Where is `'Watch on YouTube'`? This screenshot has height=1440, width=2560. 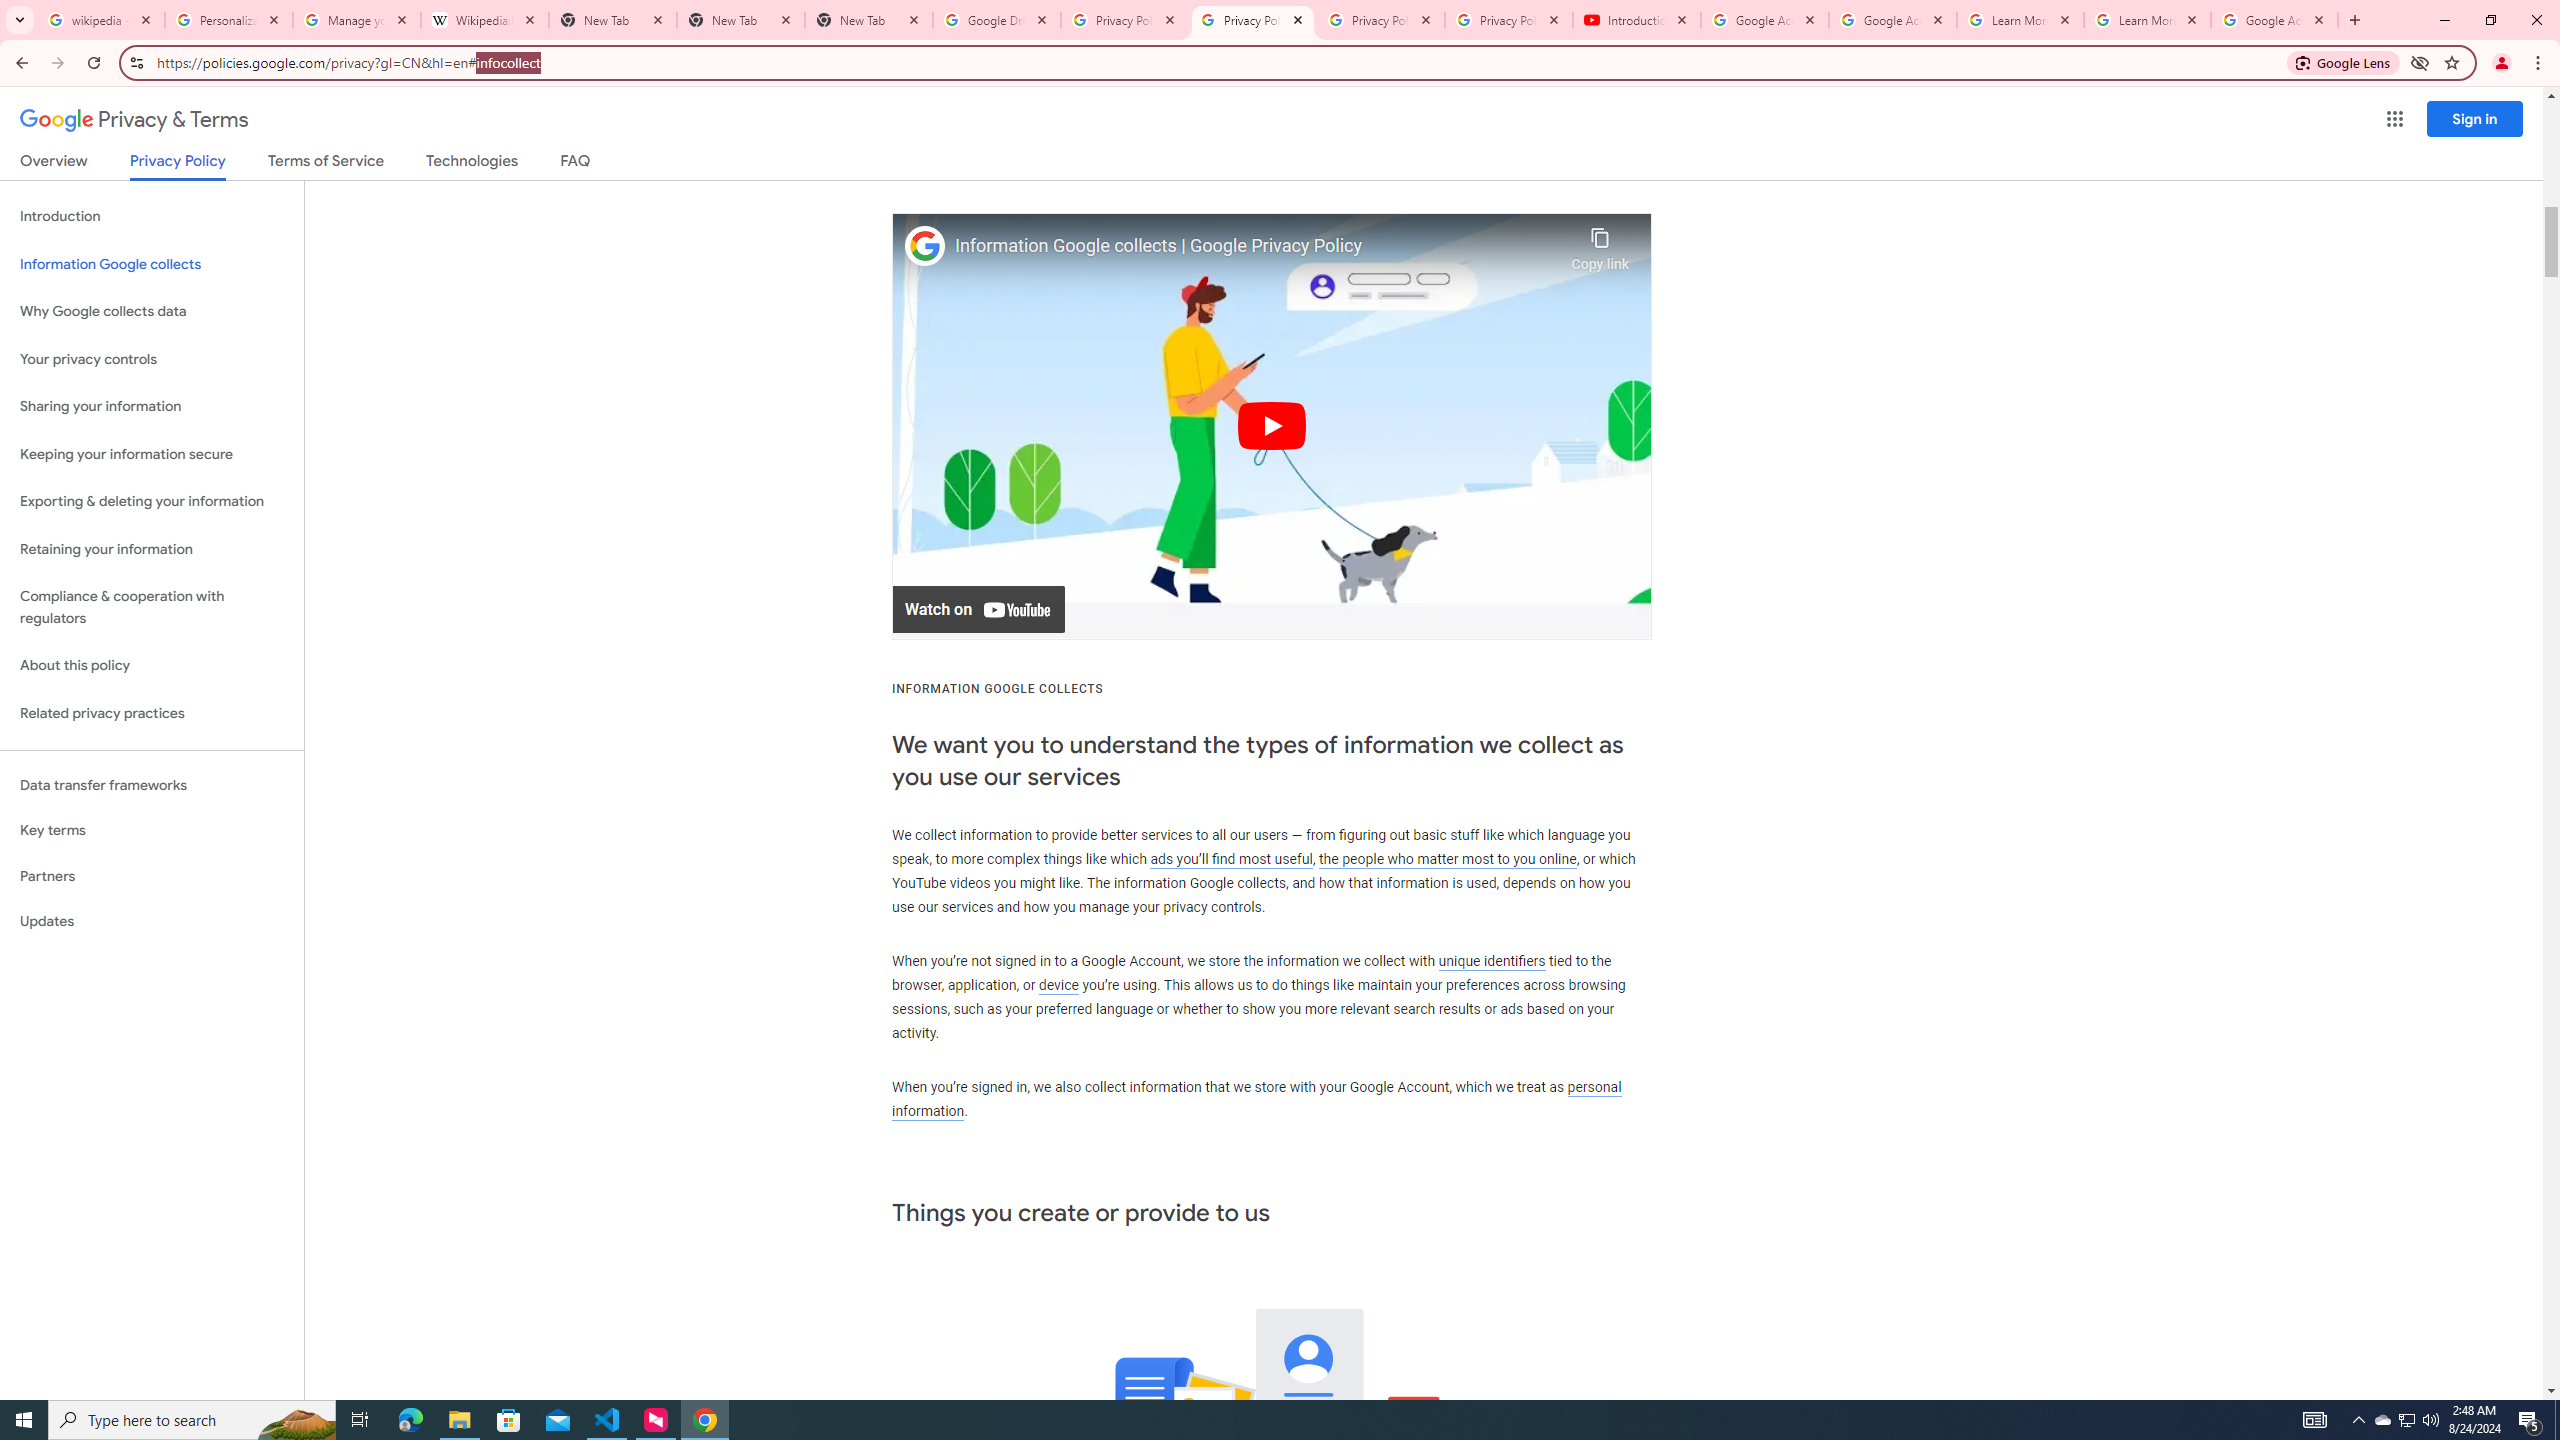 'Watch on YouTube' is located at coordinates (978, 608).